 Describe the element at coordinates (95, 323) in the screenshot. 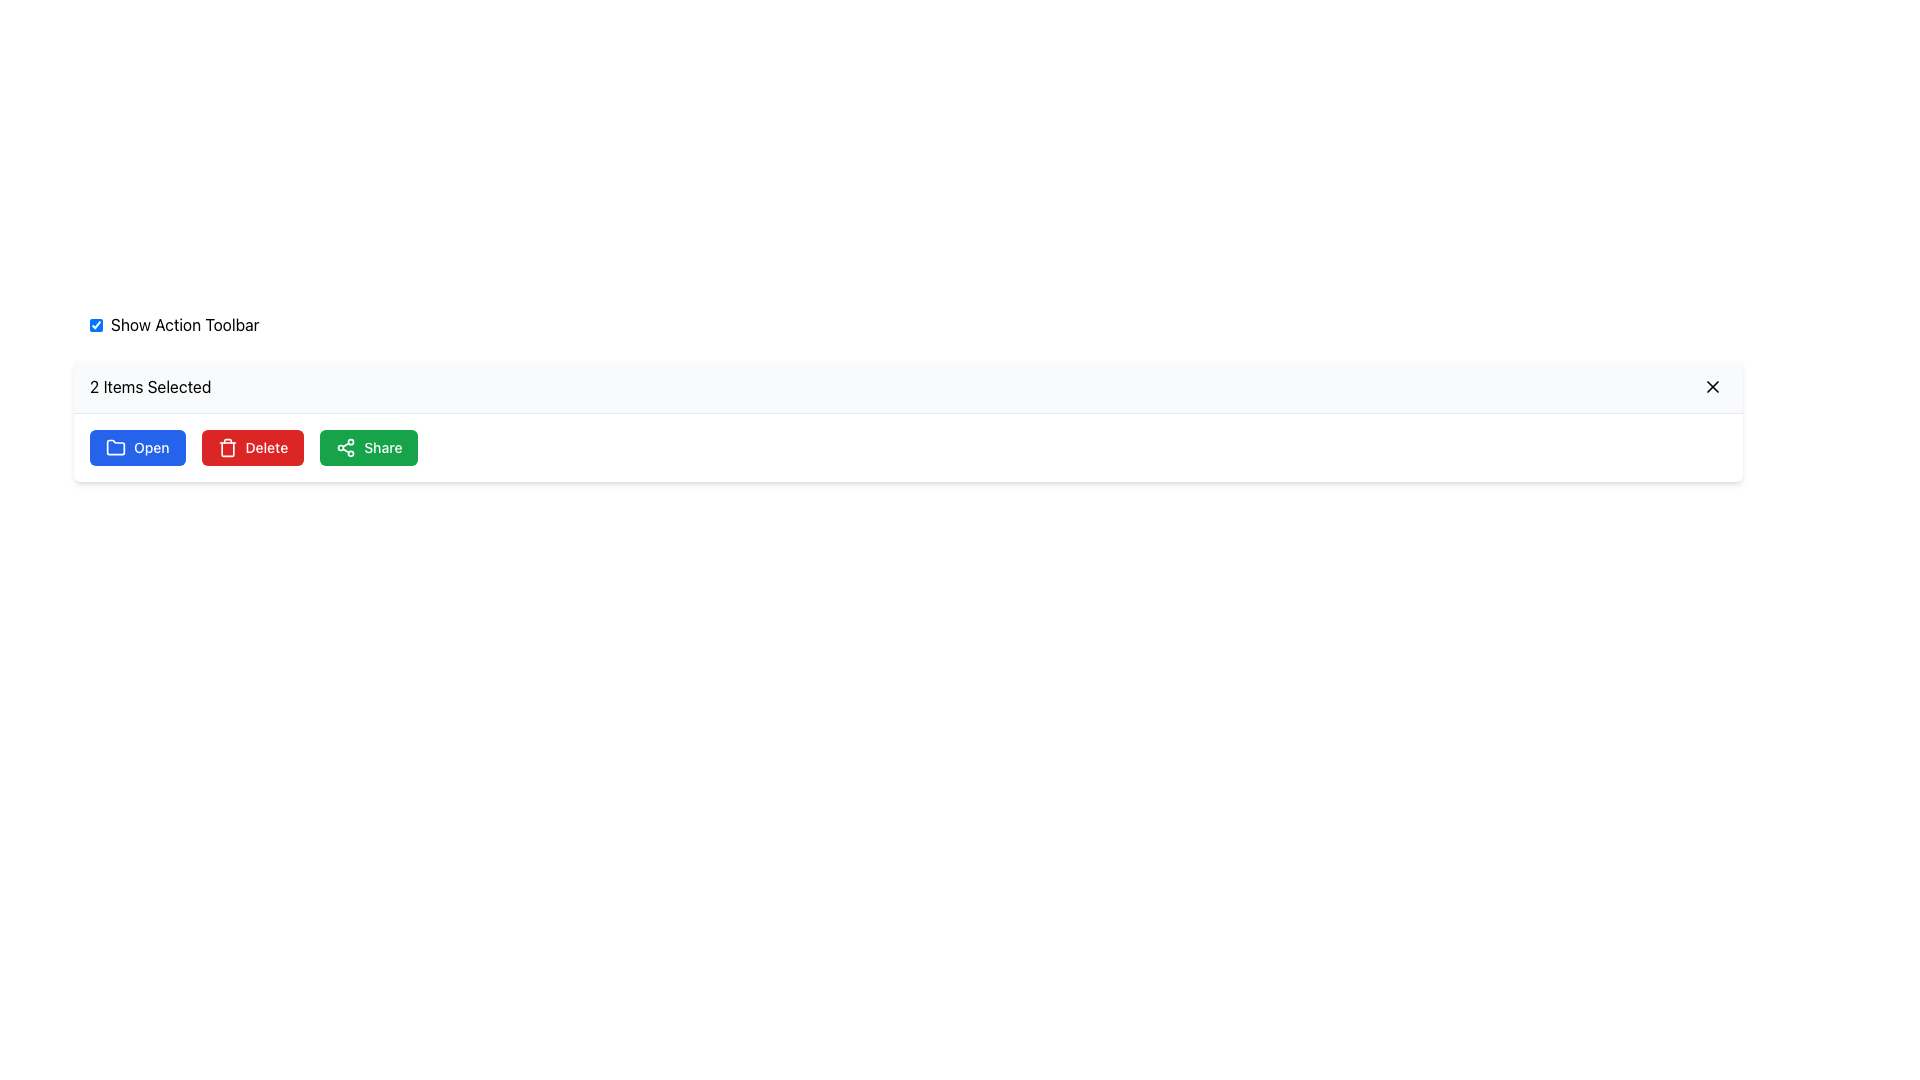

I see `the blue styled checkbox located to the left of the 'Show Action Toolbar' label` at that location.